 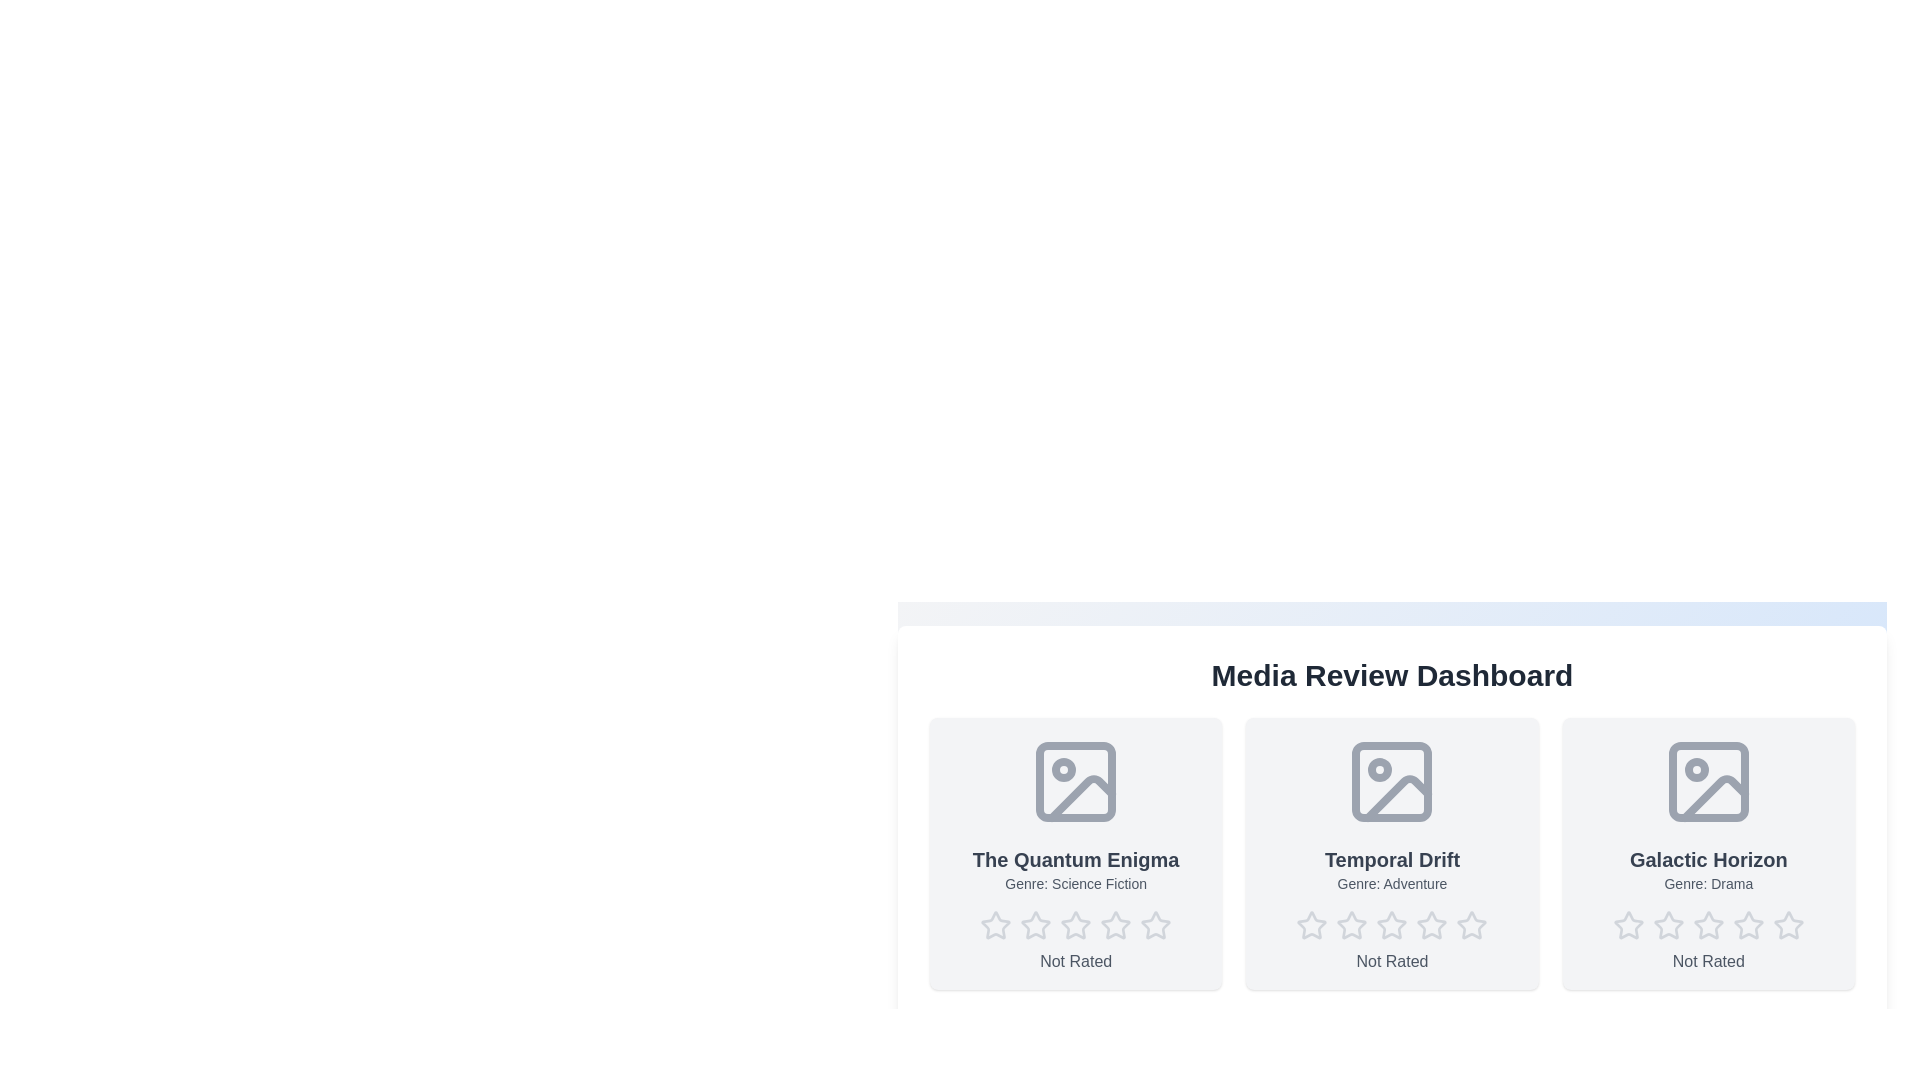 I want to click on the star corresponding to the desired rating 3 for the media item The Quantum Enigma, so click(x=1075, y=925).